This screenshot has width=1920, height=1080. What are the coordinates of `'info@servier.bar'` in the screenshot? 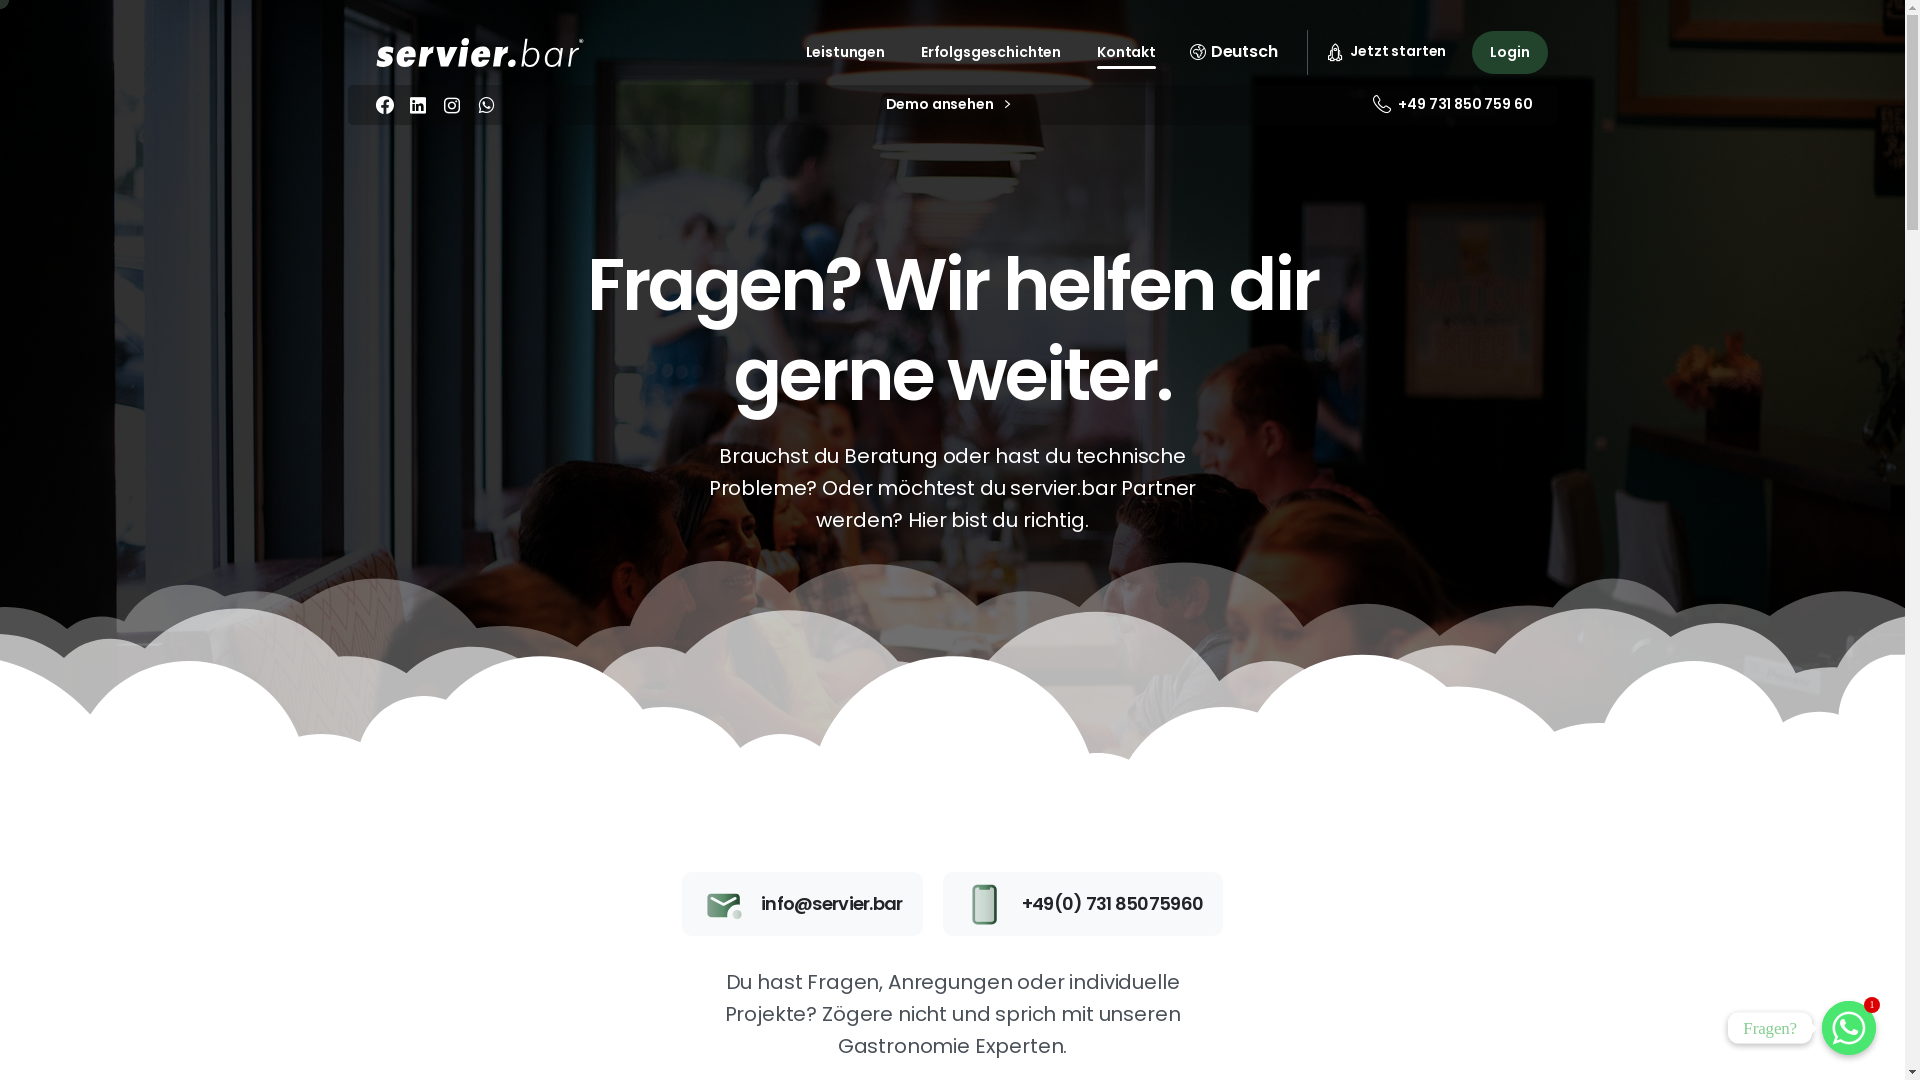 It's located at (802, 903).